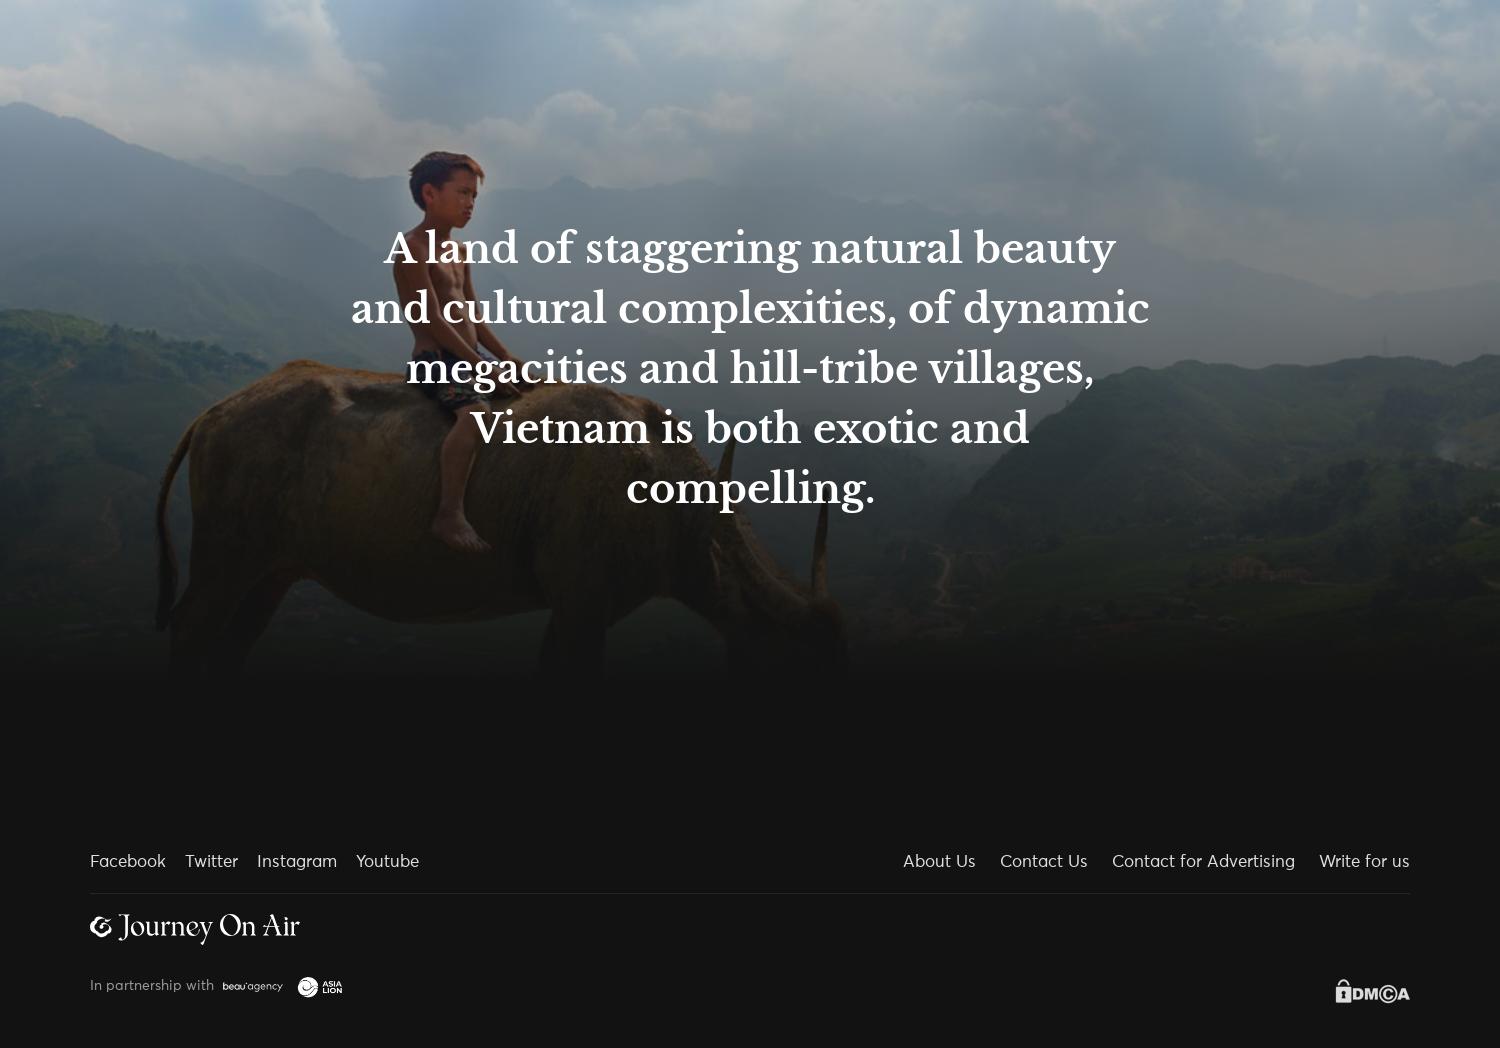 The image size is (1500, 1048). I want to click on 'Contact Us', so click(1044, 862).